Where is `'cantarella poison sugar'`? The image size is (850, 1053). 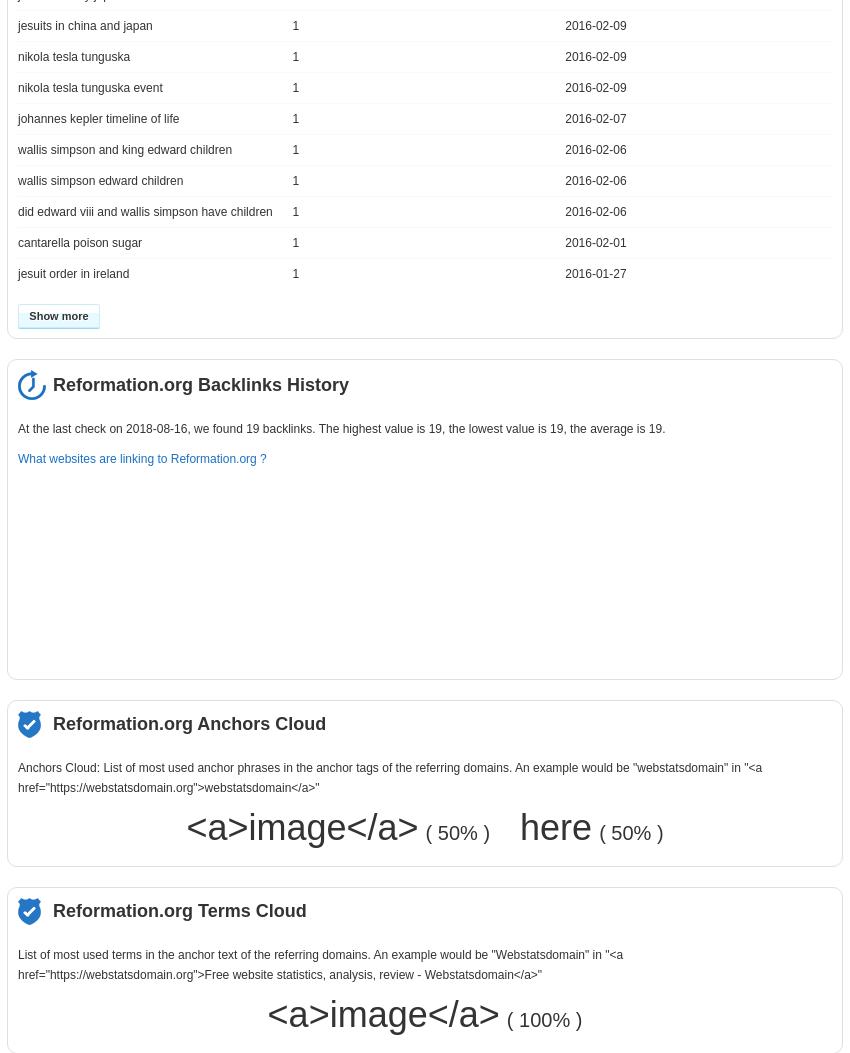 'cantarella poison sugar' is located at coordinates (79, 242).